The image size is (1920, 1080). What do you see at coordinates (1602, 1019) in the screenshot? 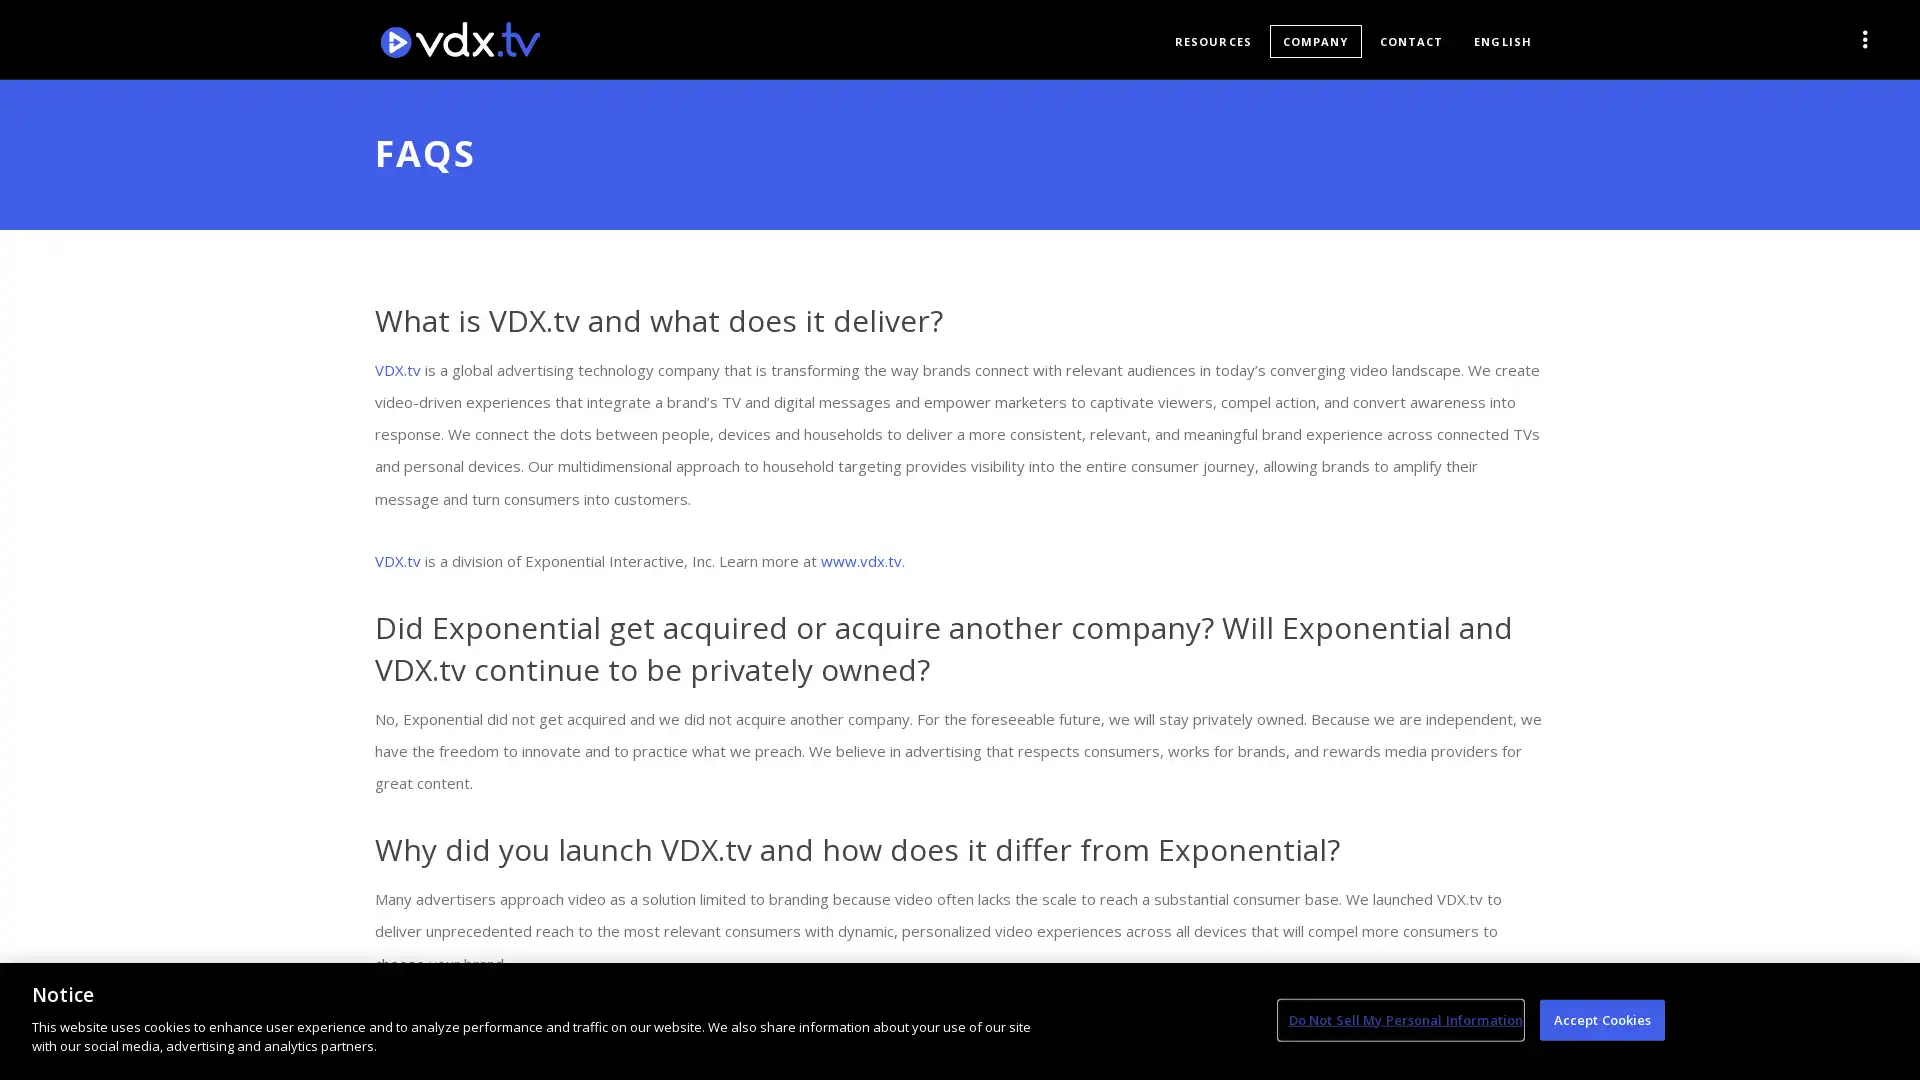
I see `Accept Cookies` at bounding box center [1602, 1019].